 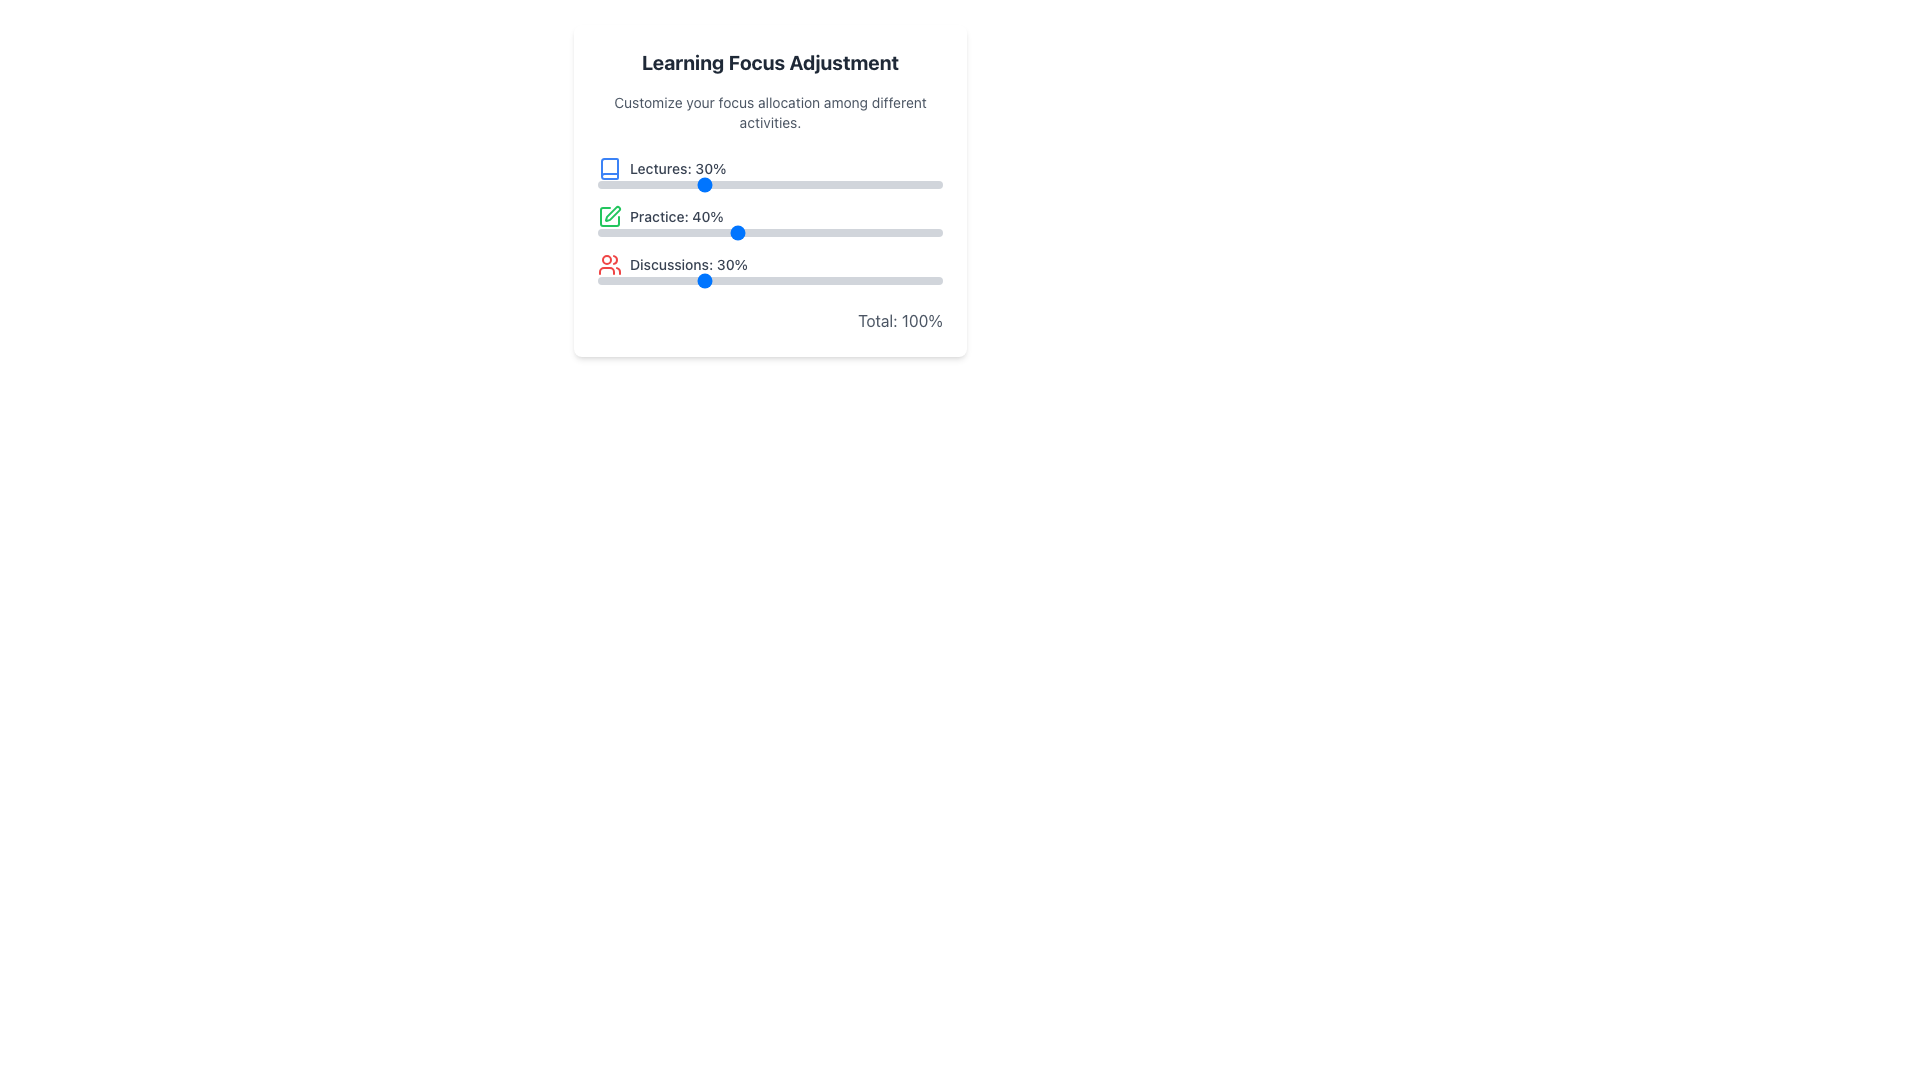 What do you see at coordinates (608, 264) in the screenshot?
I see `the red icon representing a group of stylized individuals located next` at bounding box center [608, 264].